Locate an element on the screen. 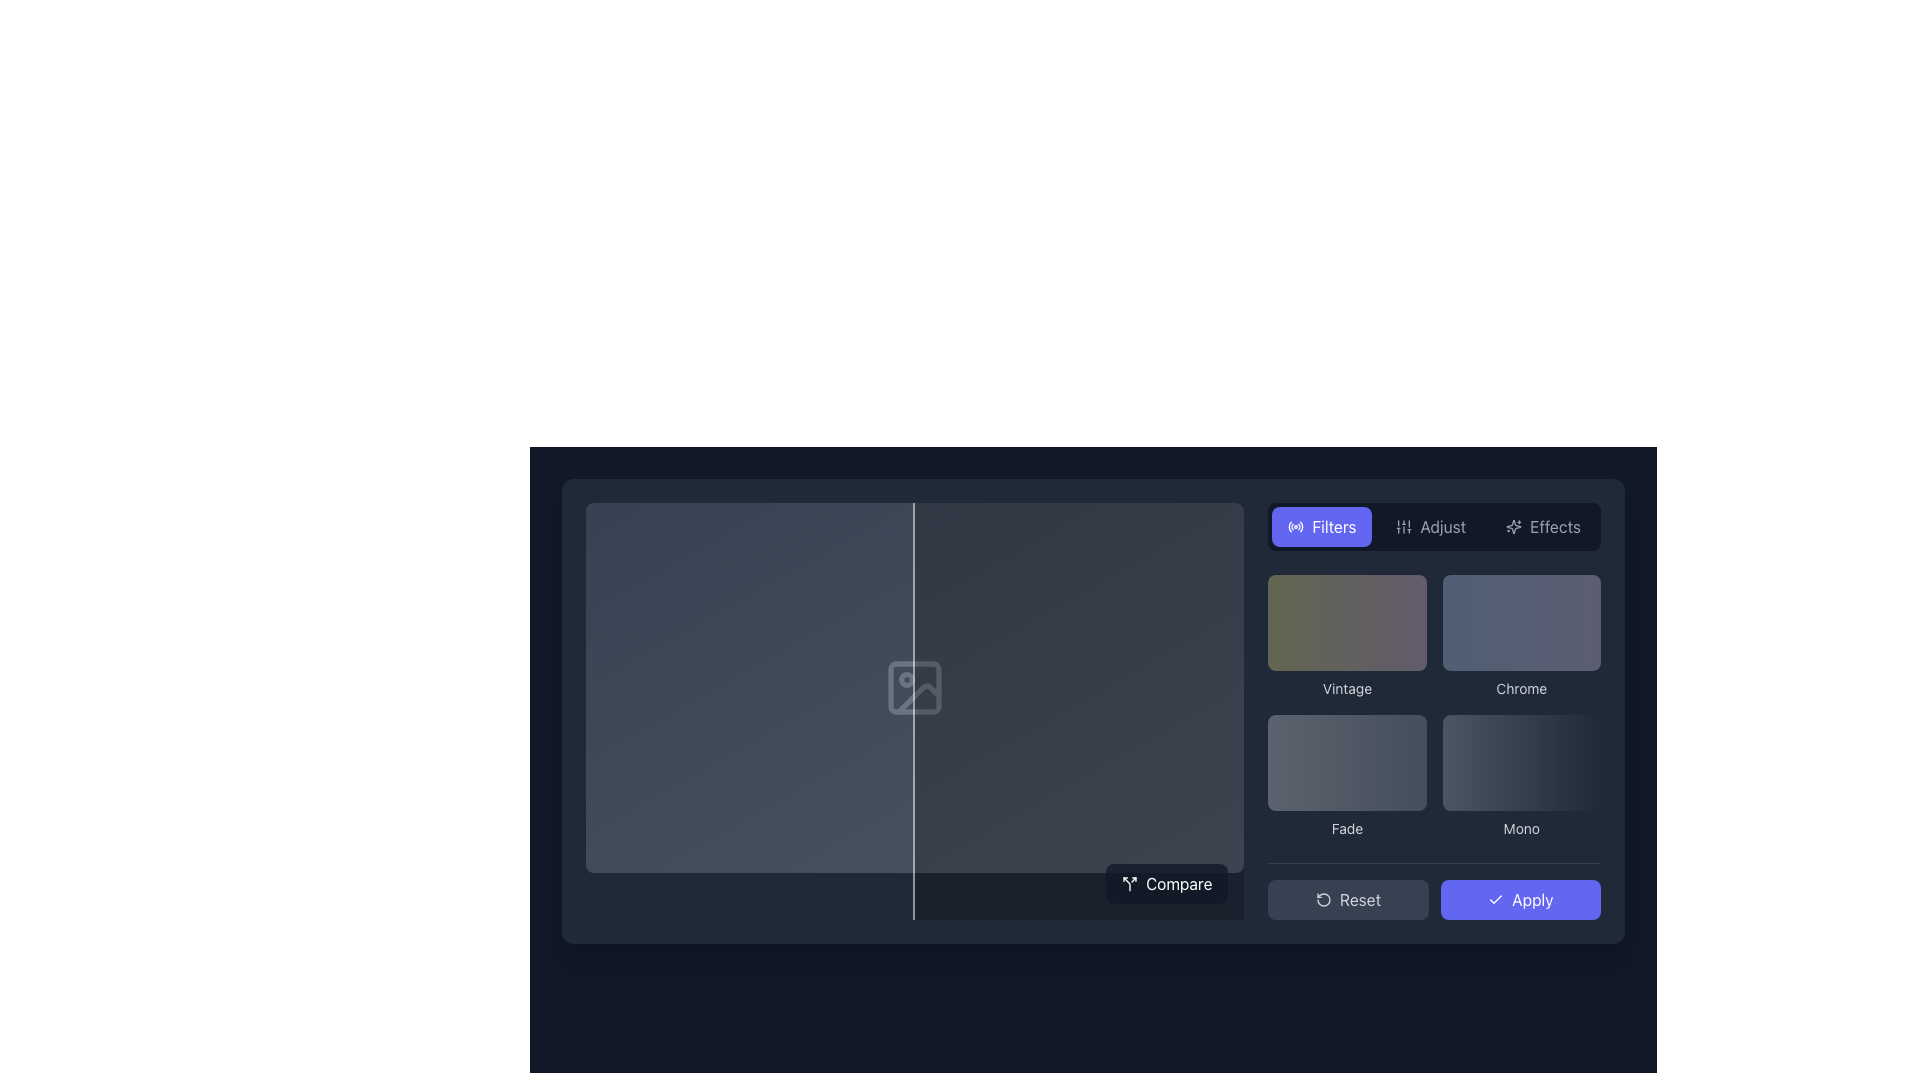 This screenshot has width=1920, height=1080. the center button in the horizontal group of three buttons at the upper right section of the interface is located at coordinates (1430, 526).